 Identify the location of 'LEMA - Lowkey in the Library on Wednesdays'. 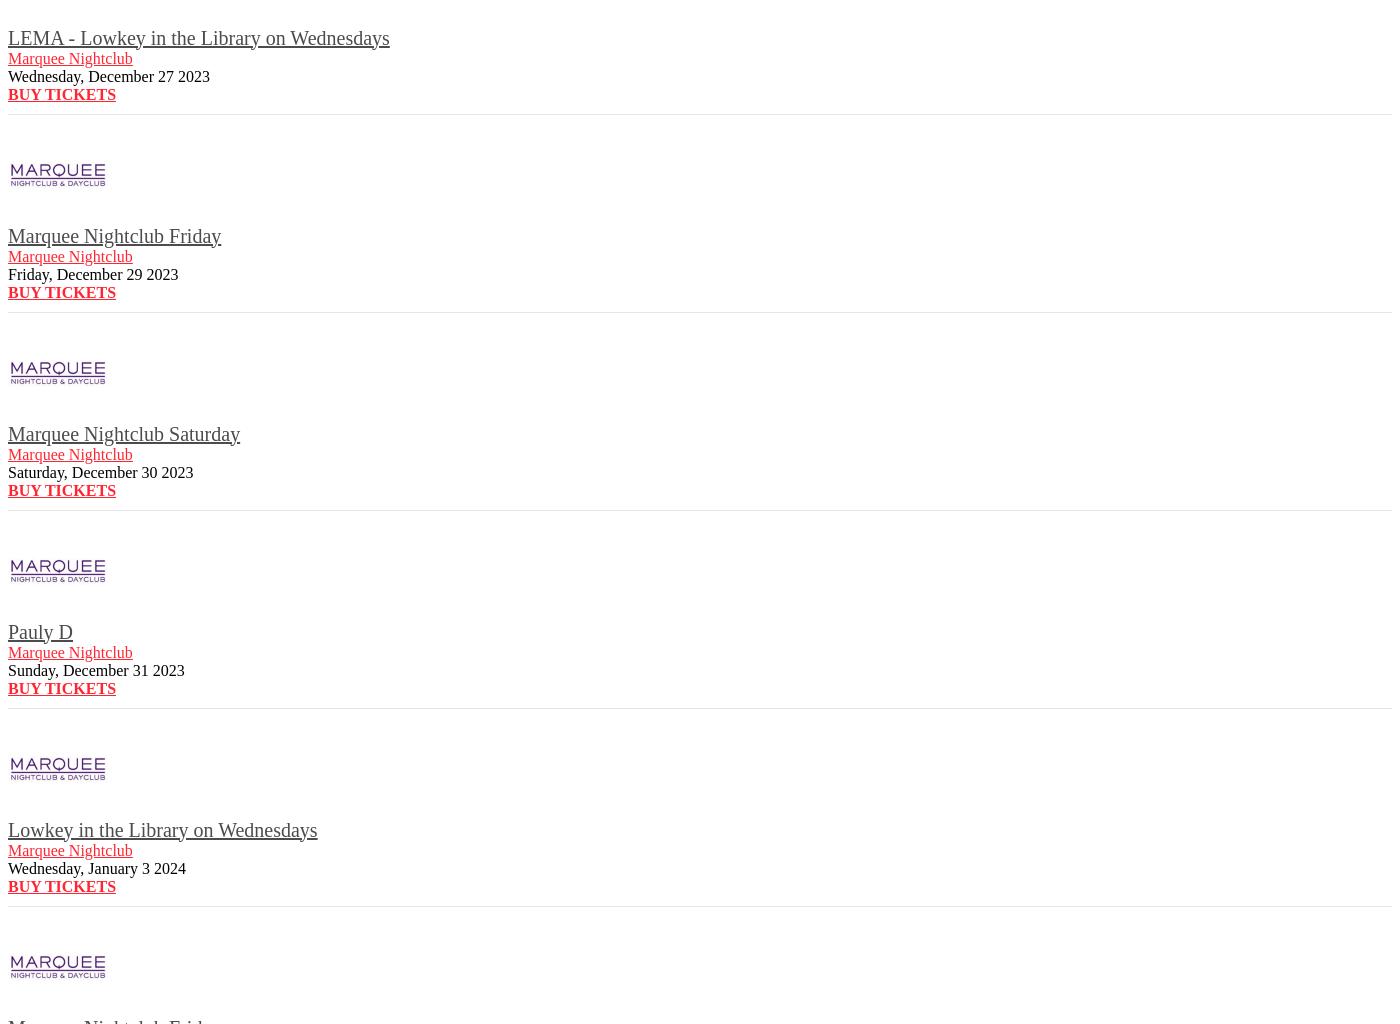
(198, 36).